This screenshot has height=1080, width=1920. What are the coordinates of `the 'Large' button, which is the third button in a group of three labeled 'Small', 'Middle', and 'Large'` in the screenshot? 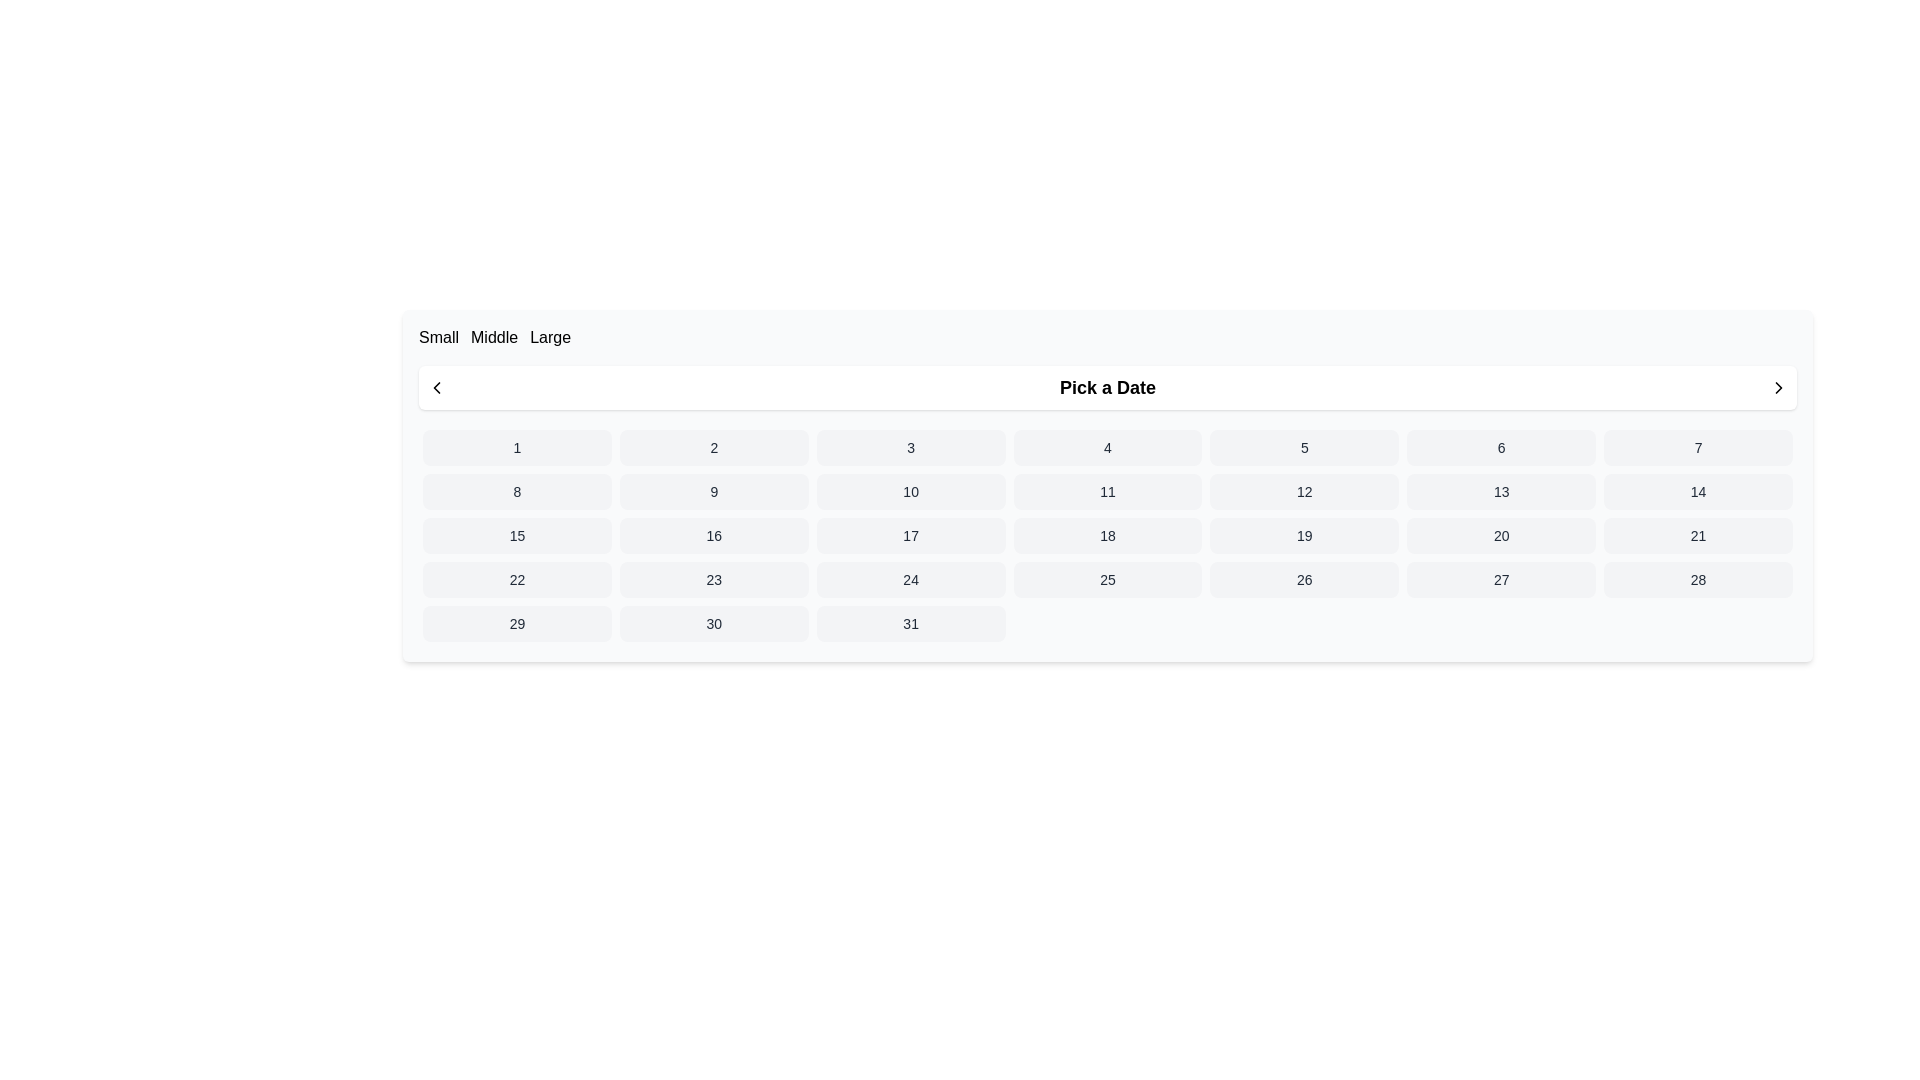 It's located at (550, 337).